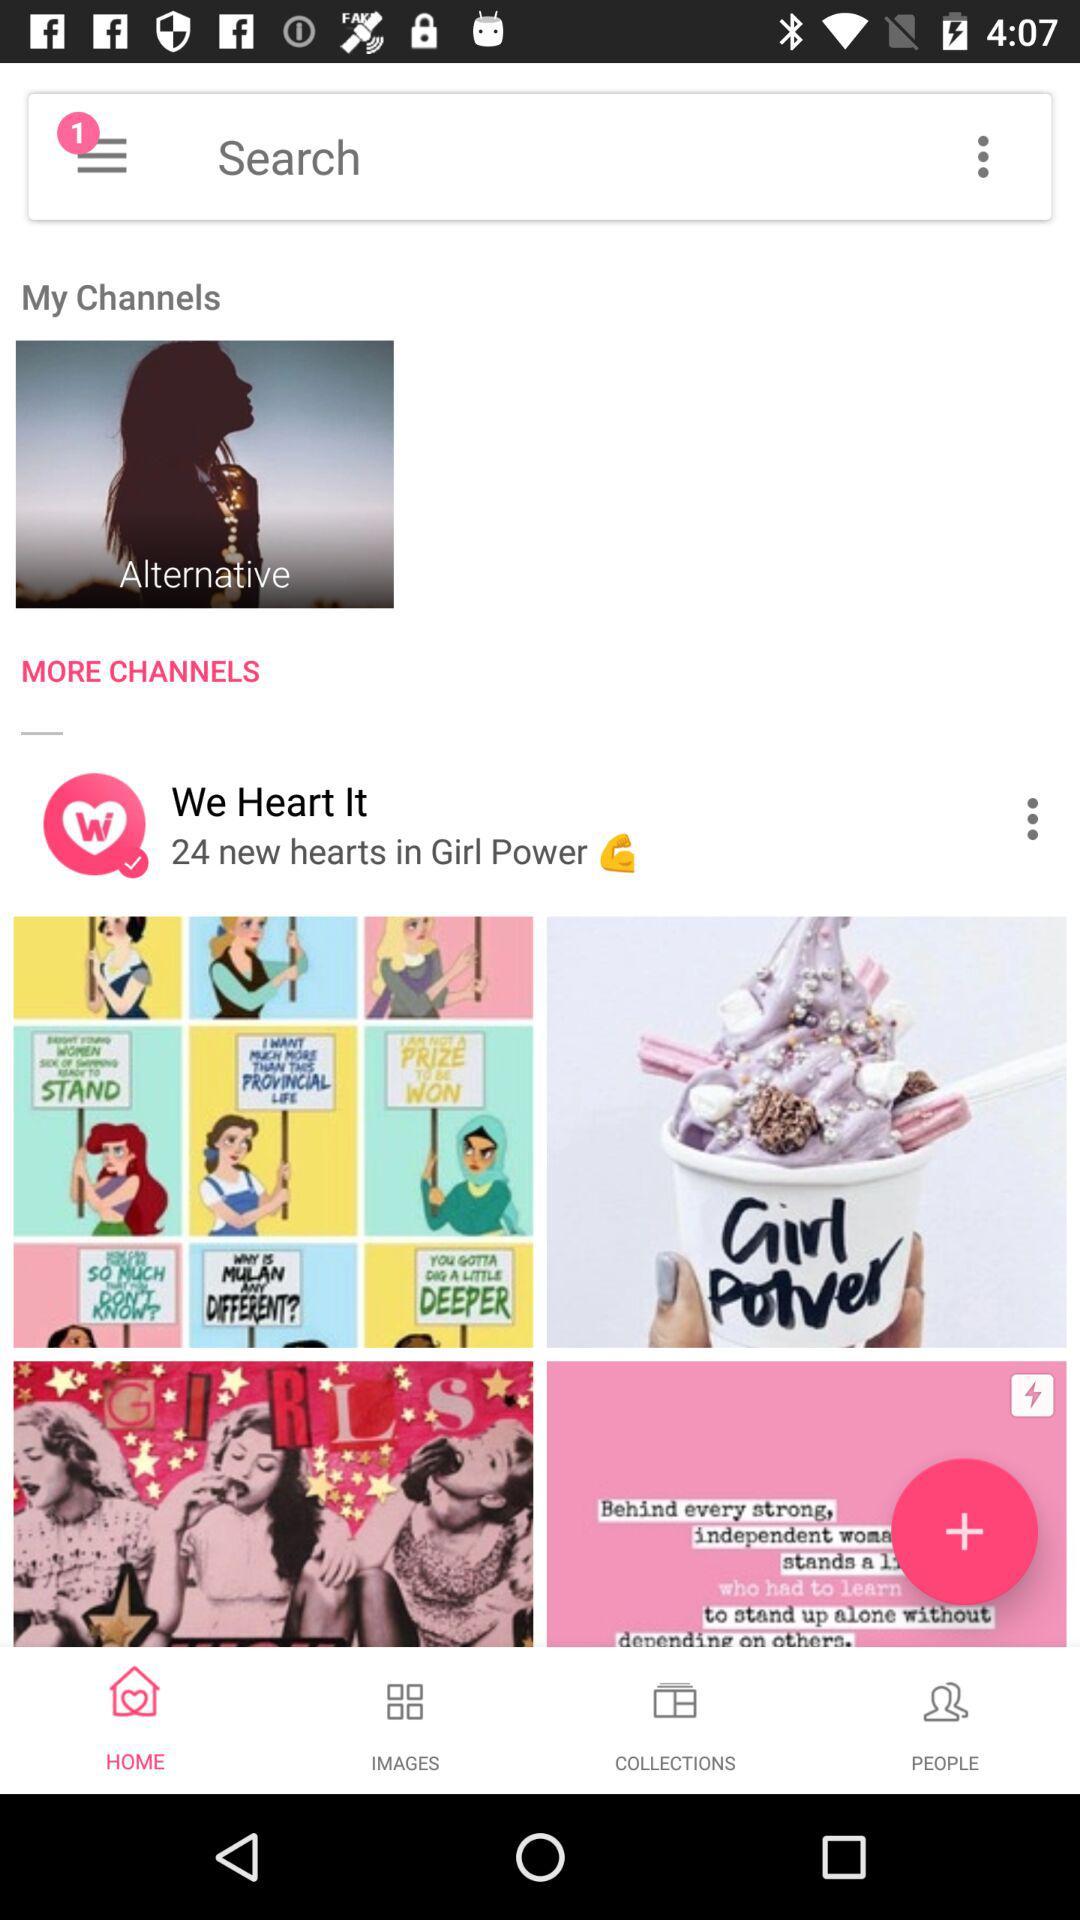 The width and height of the screenshot is (1080, 1920). What do you see at coordinates (634, 155) in the screenshot?
I see `search` at bounding box center [634, 155].